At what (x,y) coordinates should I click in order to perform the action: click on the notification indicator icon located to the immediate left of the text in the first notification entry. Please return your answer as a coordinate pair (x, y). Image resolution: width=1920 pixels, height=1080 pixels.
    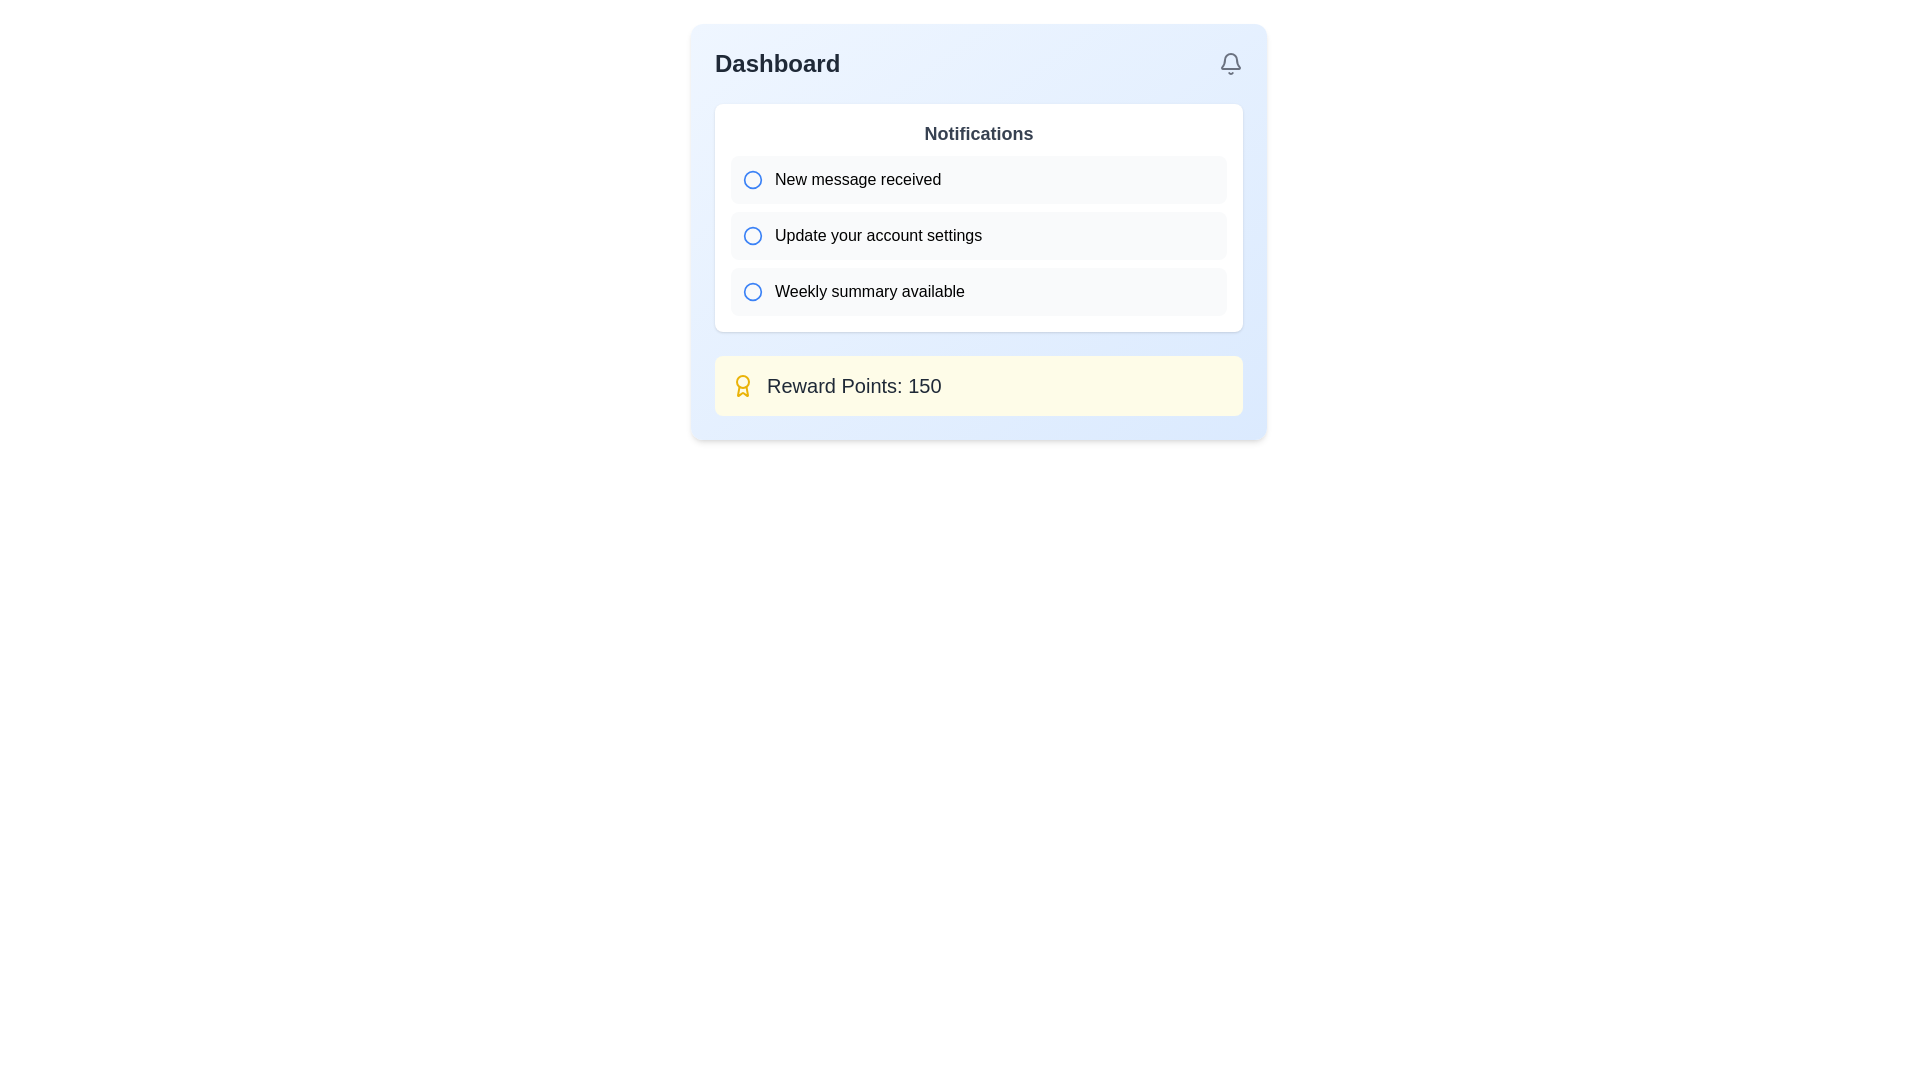
    Looking at the image, I should click on (752, 180).